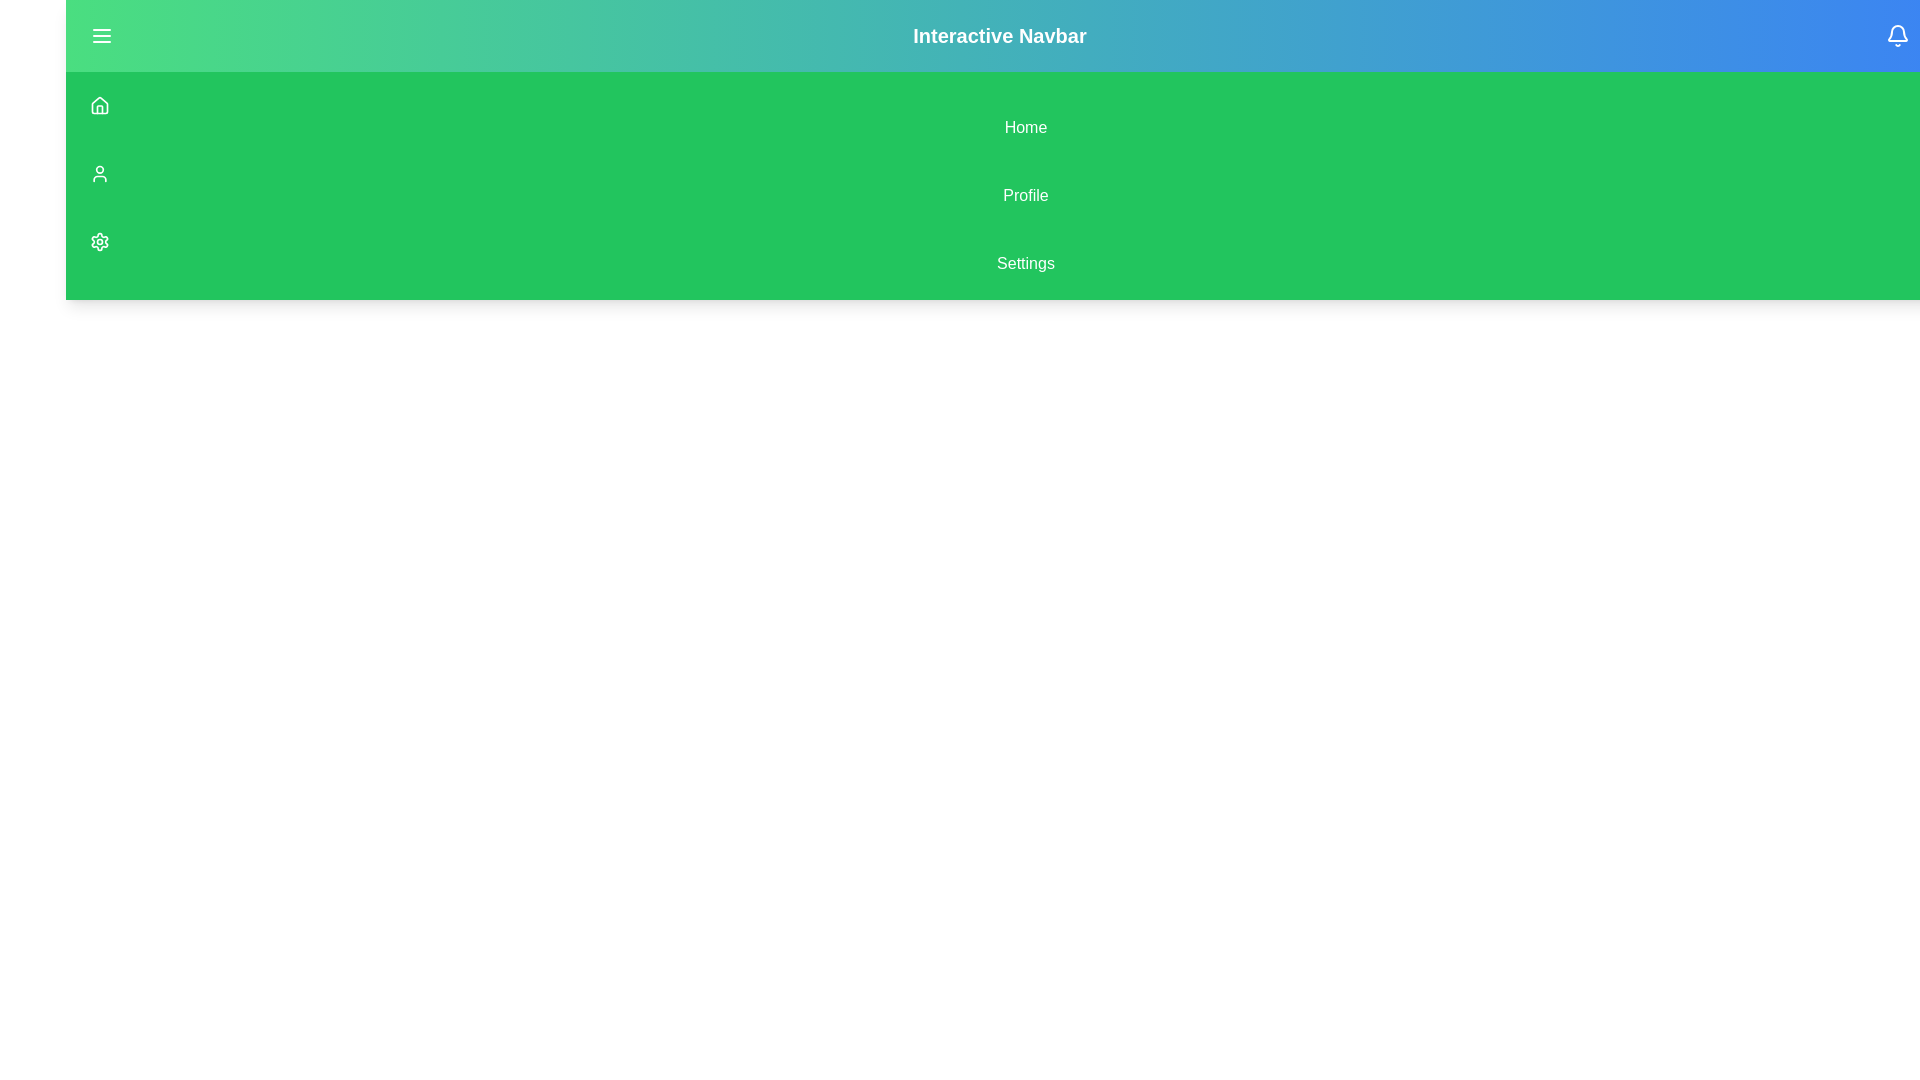  I want to click on the gear icon located in the bottom-left section of the green vertical sidebar, so click(99, 241).